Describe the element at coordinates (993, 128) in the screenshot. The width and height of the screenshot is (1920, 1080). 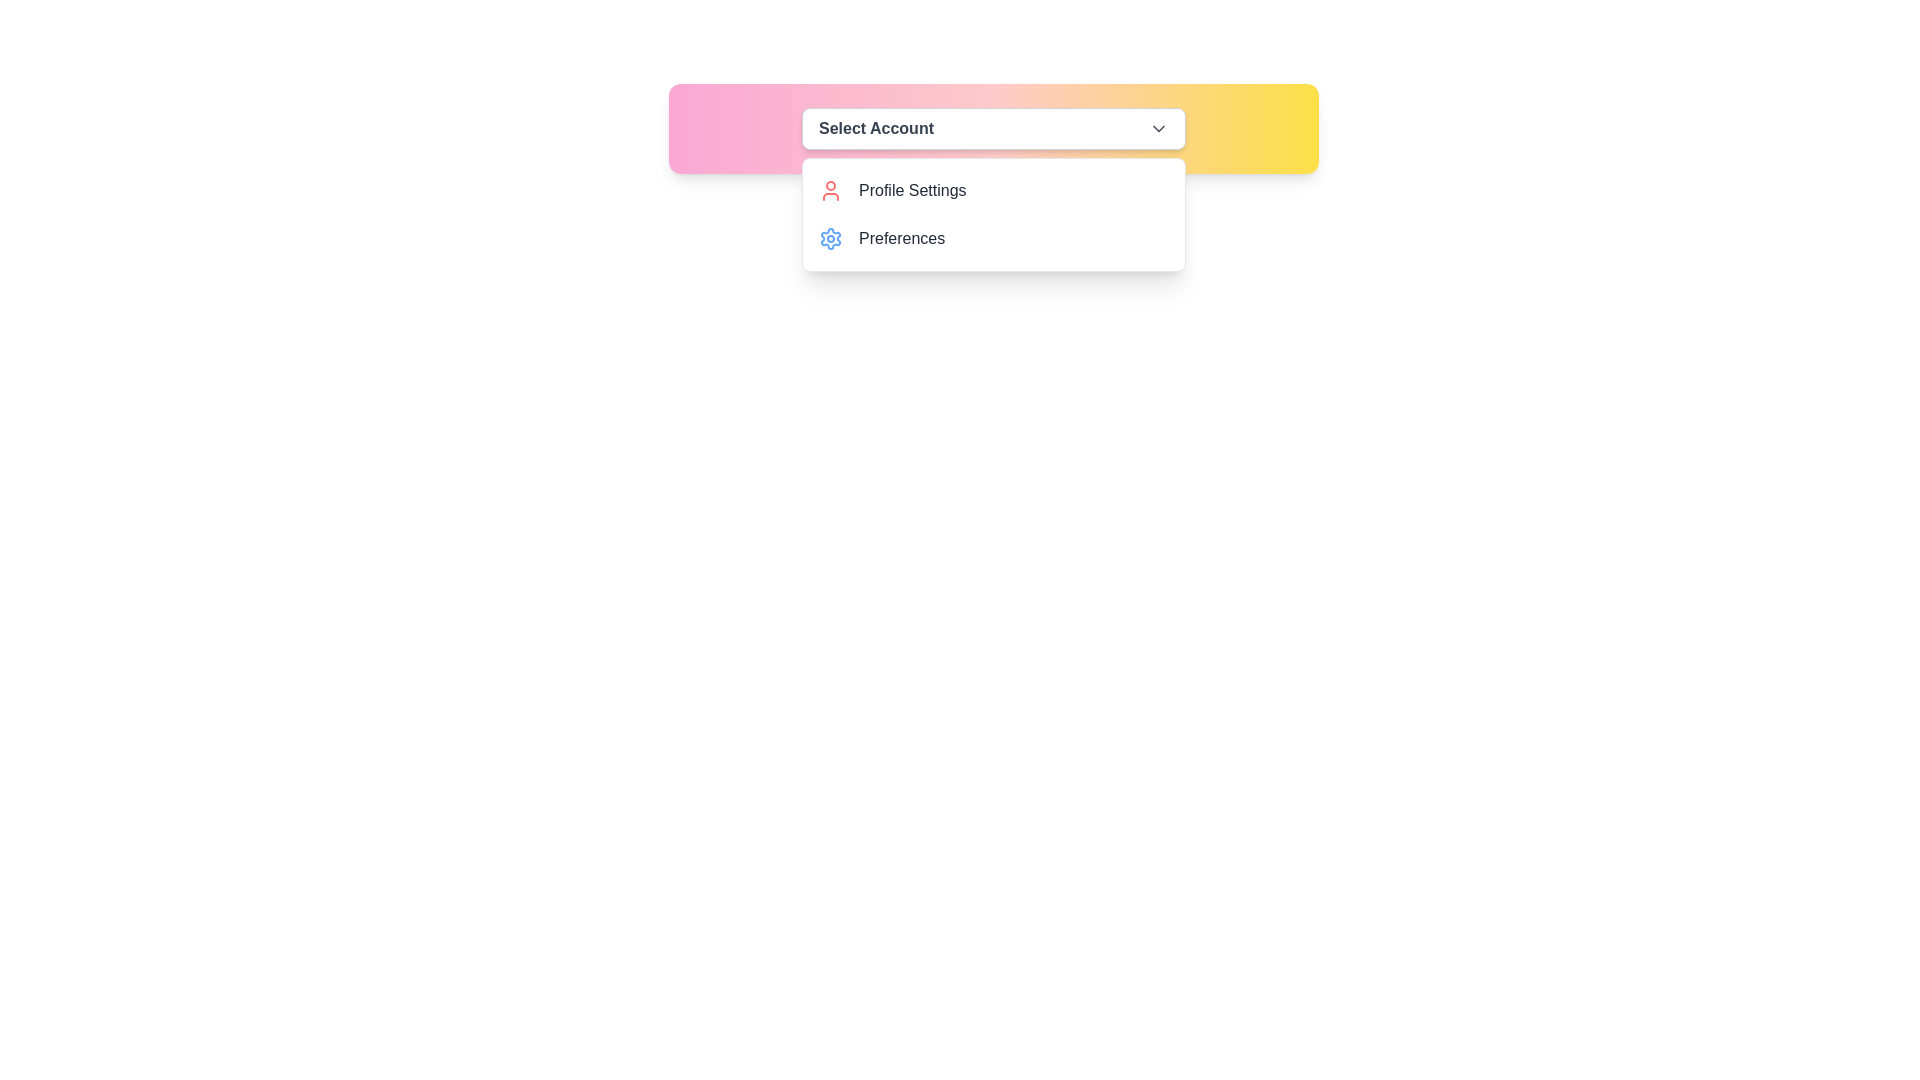
I see `the Dropdown trigger element labeled 'Select Account'` at that location.